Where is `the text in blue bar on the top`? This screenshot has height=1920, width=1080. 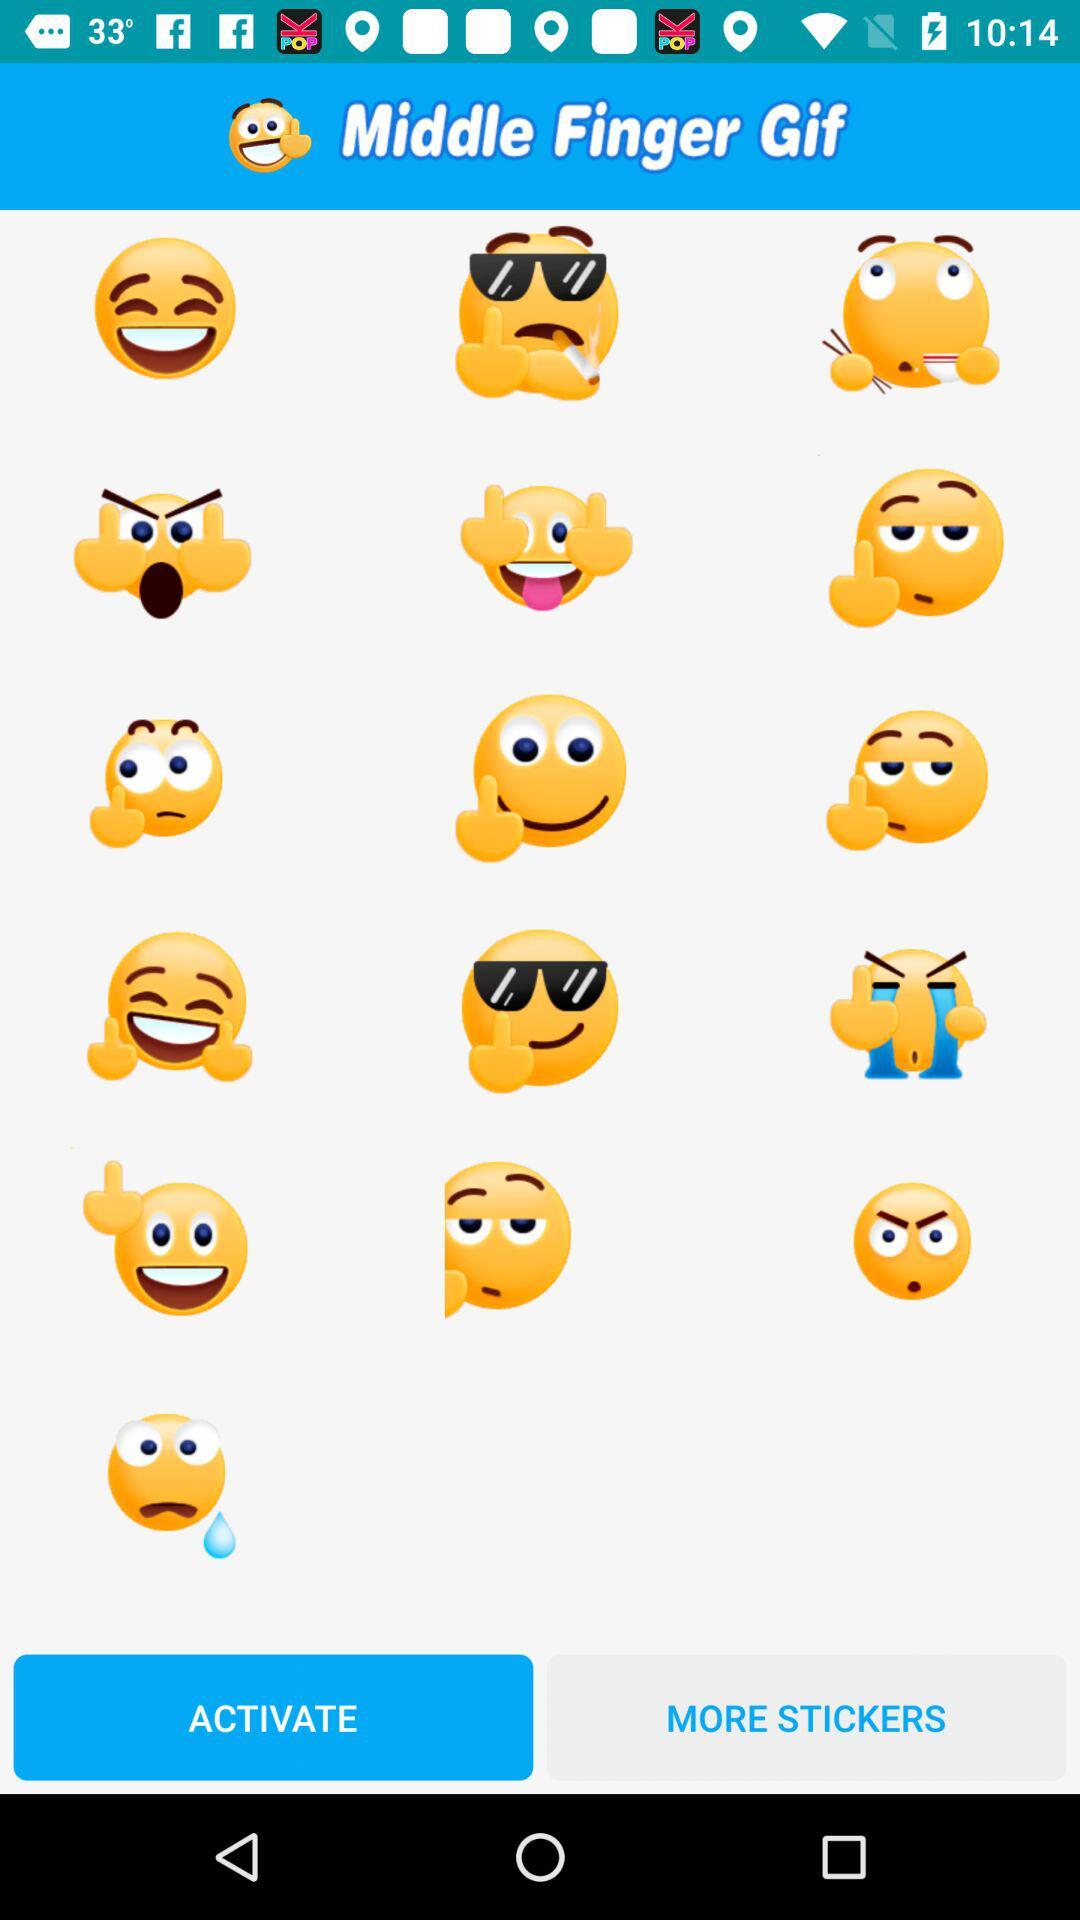 the text in blue bar on the top is located at coordinates (593, 135).